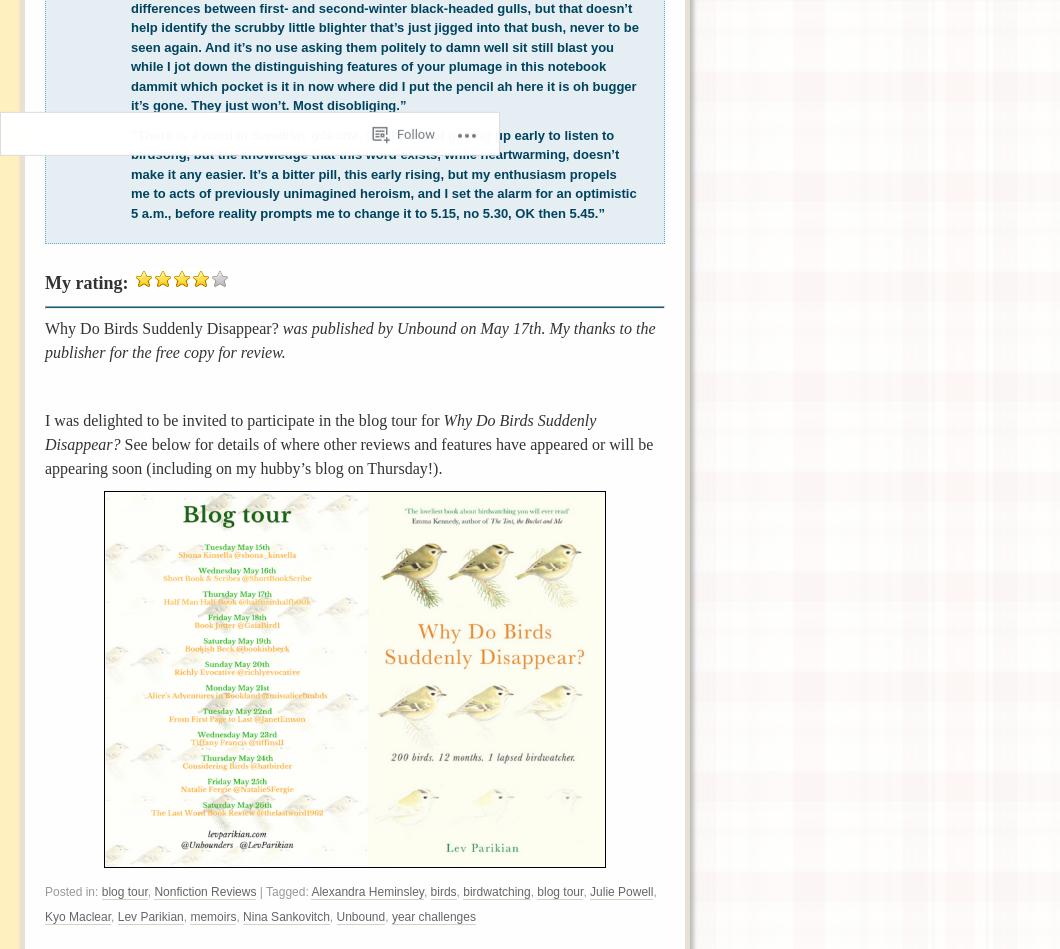  What do you see at coordinates (148, 916) in the screenshot?
I see `'Lev Parikian'` at bounding box center [148, 916].